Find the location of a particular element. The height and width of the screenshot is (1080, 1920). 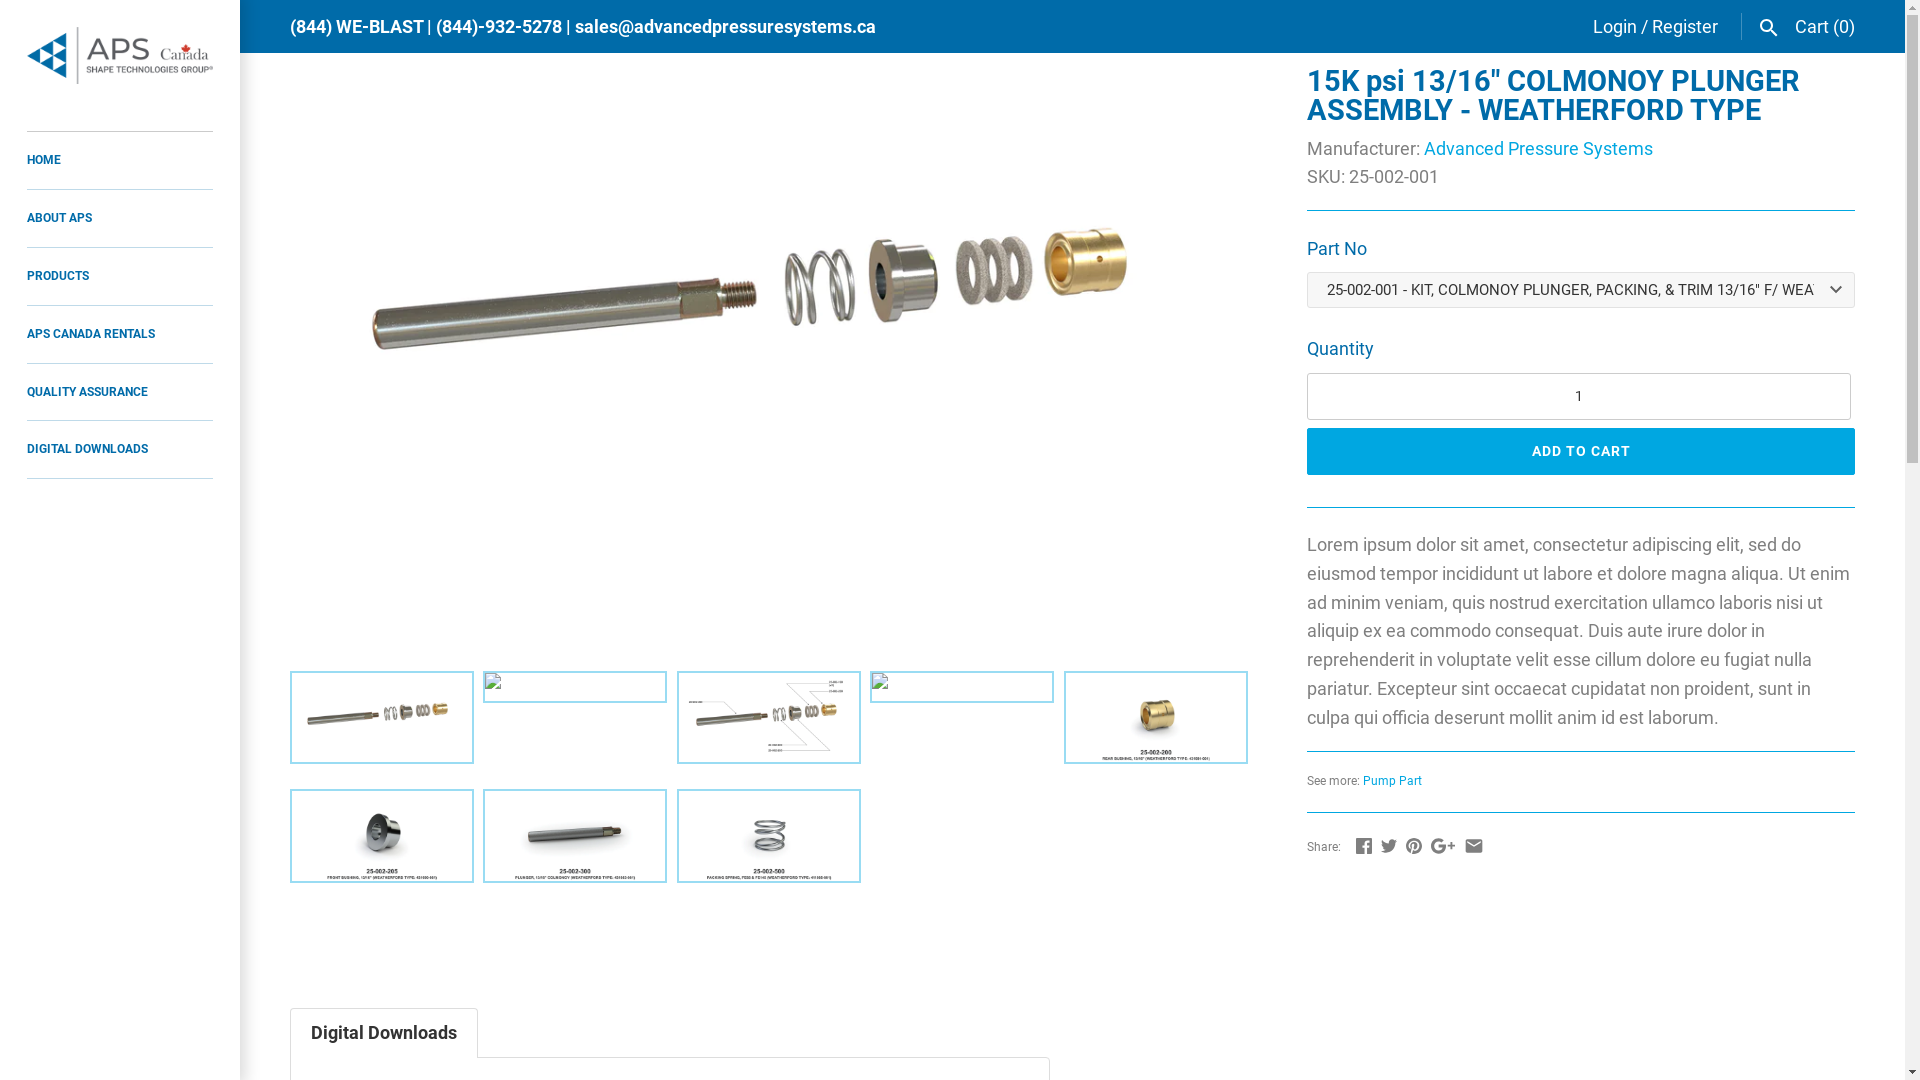

'Register' is located at coordinates (1683, 26).